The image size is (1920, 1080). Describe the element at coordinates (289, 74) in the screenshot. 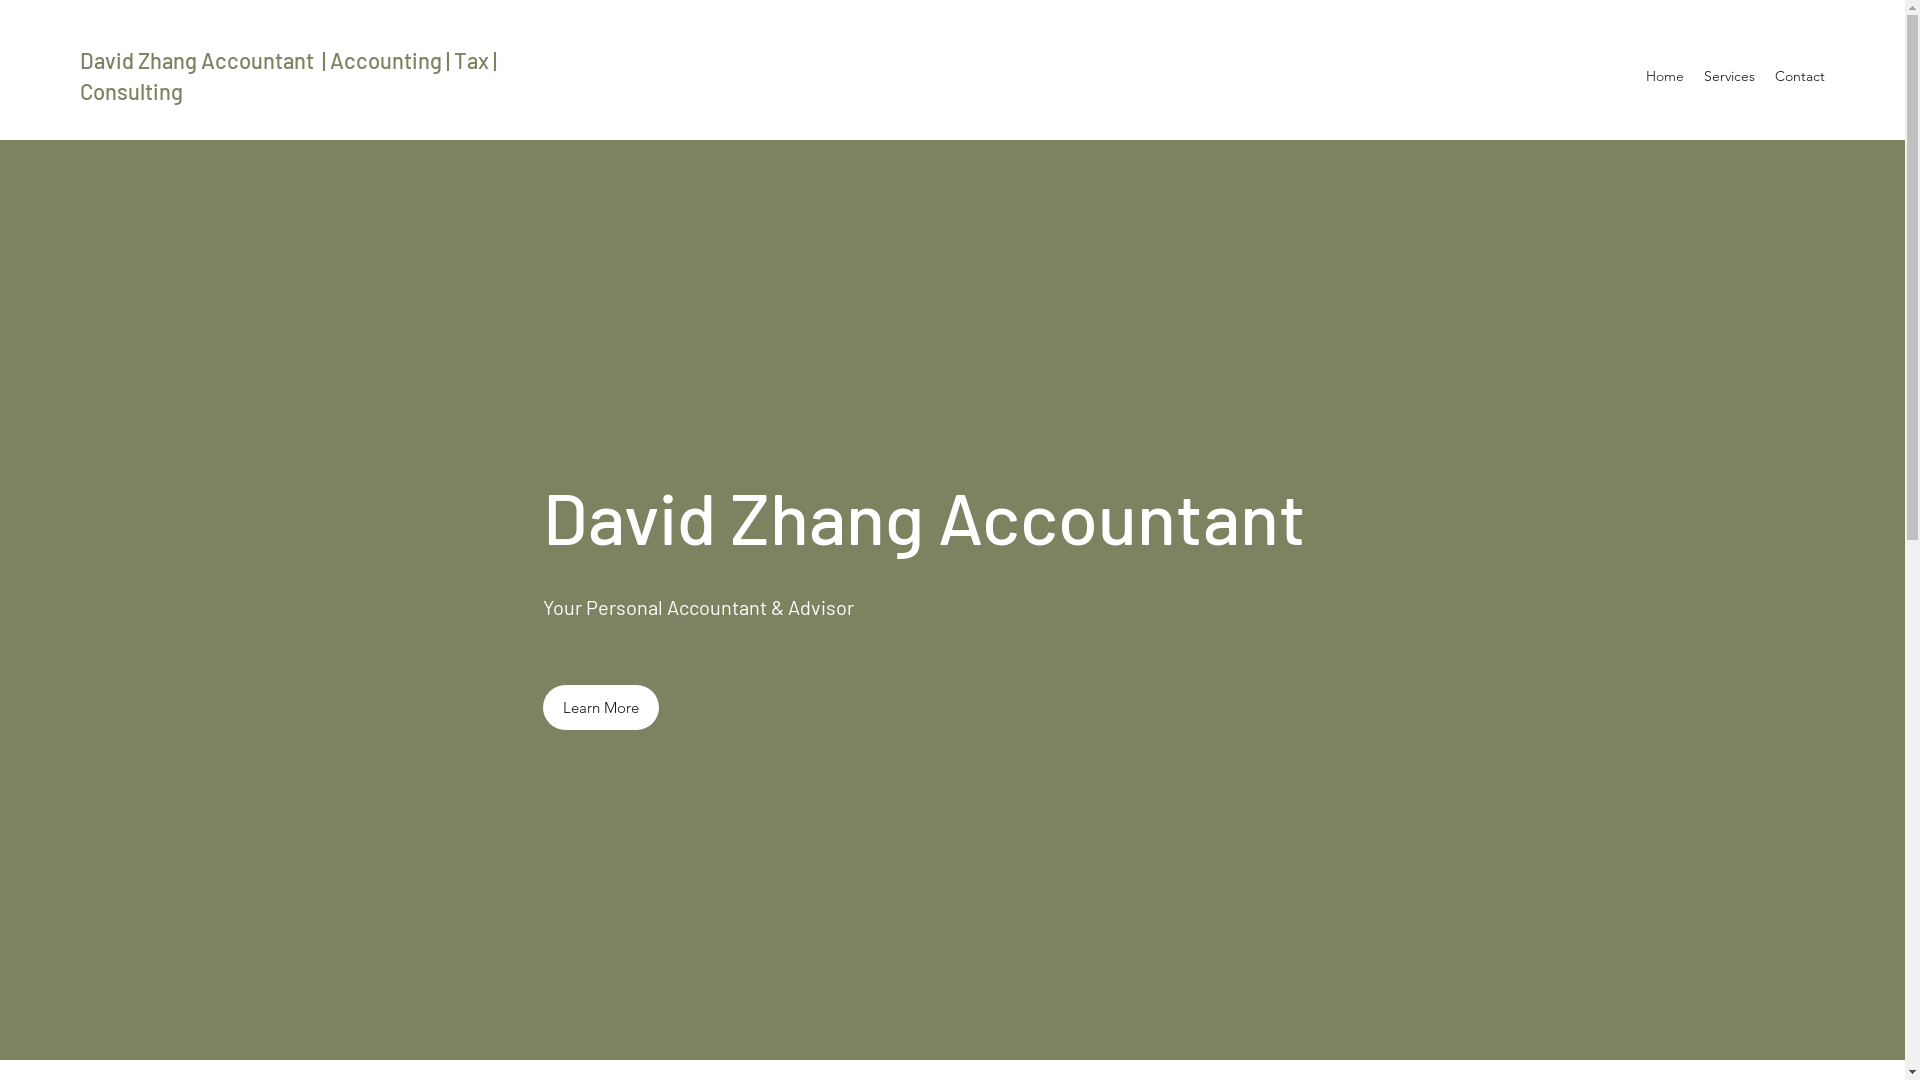

I see `'David Zhang Accountant  | Accounting | Tax |  Consulting'` at that location.